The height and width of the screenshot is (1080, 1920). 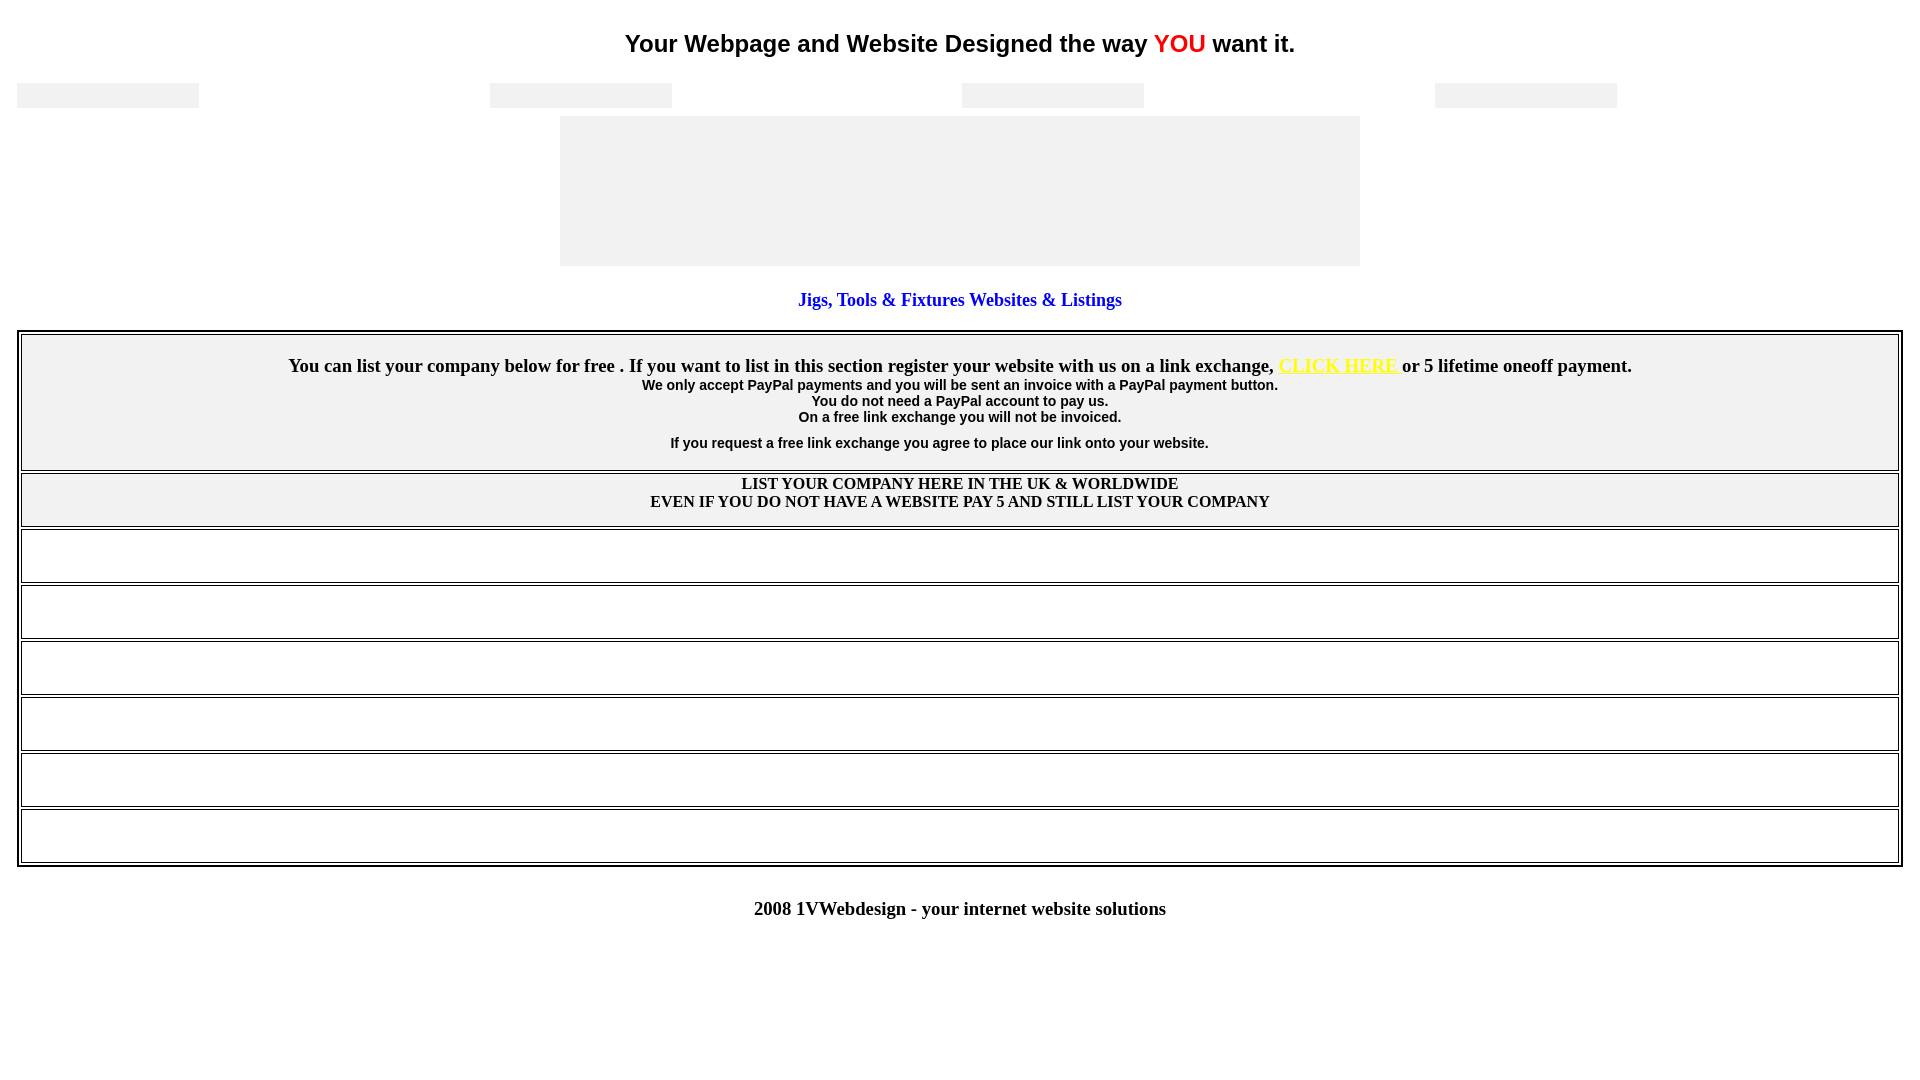 What do you see at coordinates (1339, 365) in the screenshot?
I see `'CLICK HERE'` at bounding box center [1339, 365].